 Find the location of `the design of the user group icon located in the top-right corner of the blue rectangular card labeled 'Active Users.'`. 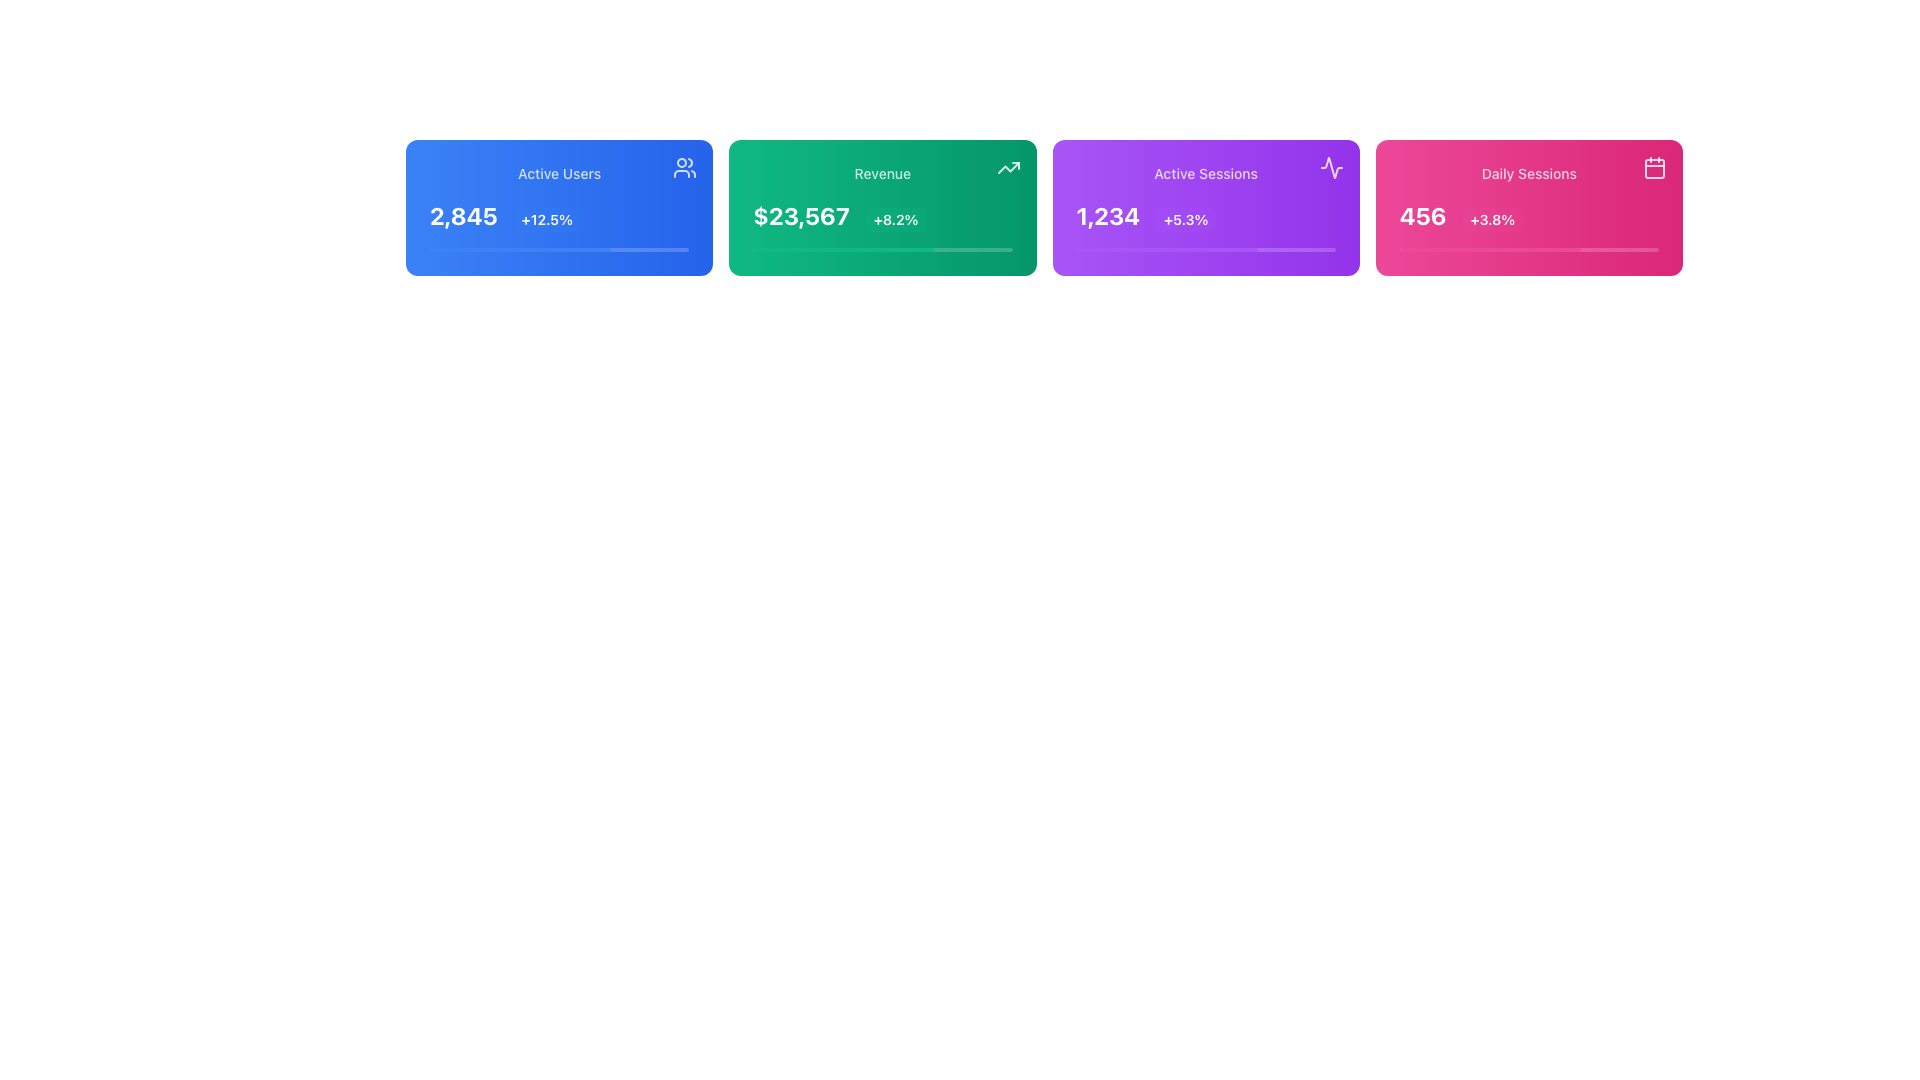

the design of the user group icon located in the top-right corner of the blue rectangular card labeled 'Active Users.' is located at coordinates (685, 167).